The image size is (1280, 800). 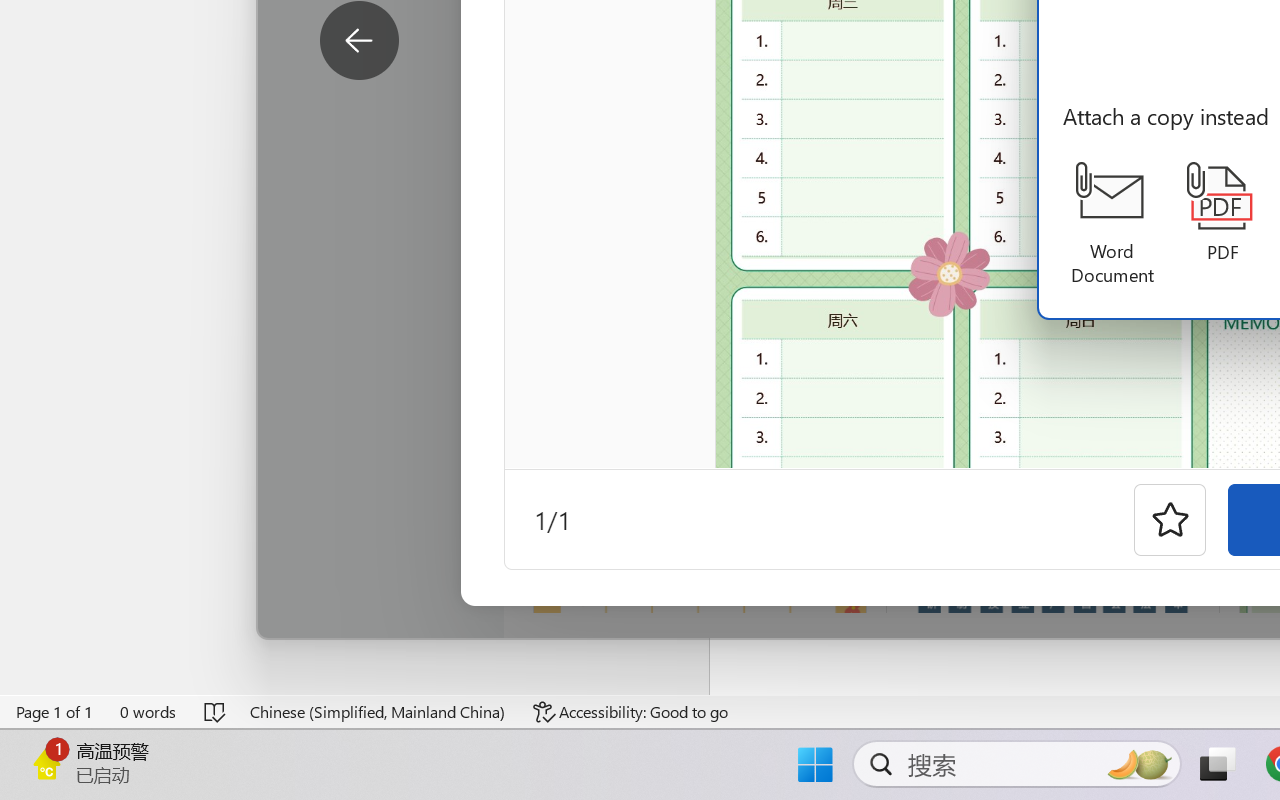 I want to click on 'Word Document', so click(x=1111, y=224).